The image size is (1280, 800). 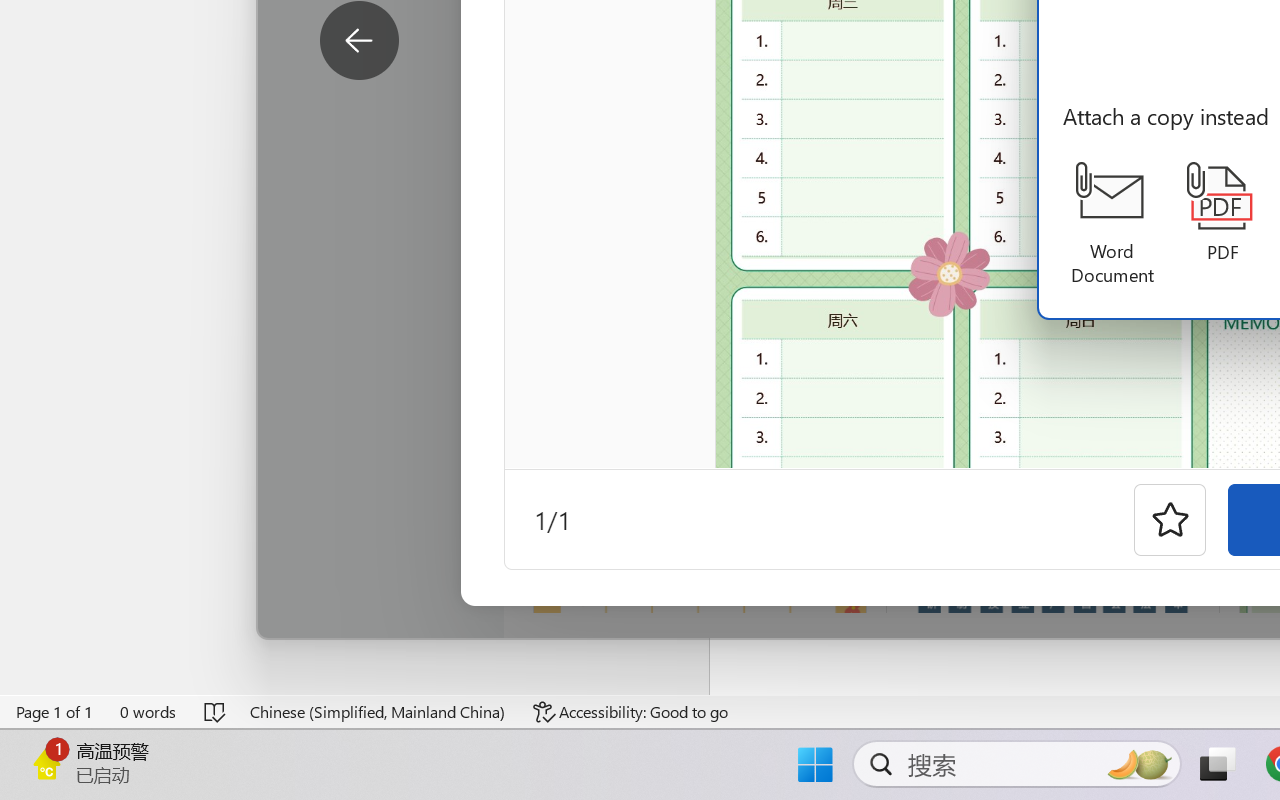 I want to click on 'Word Document', so click(x=1111, y=224).